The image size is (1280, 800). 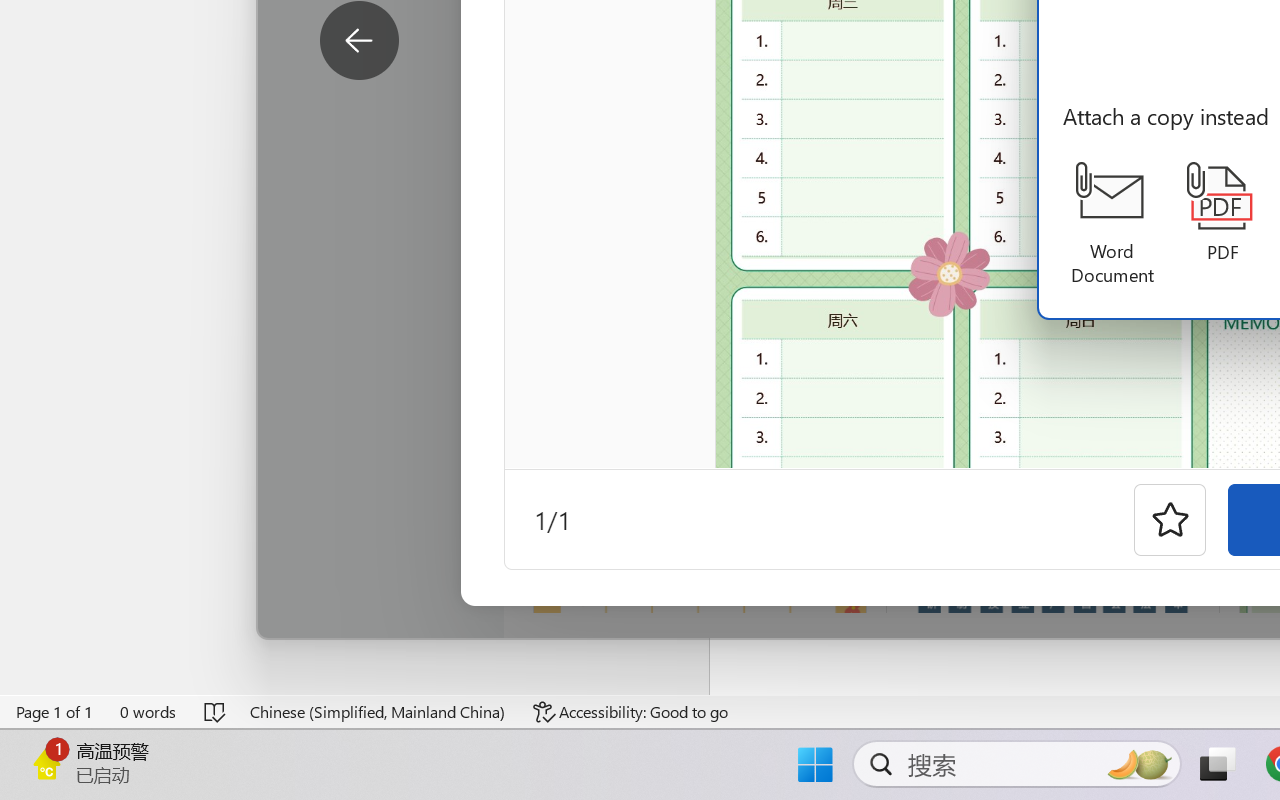 I want to click on 'Word Document', so click(x=1111, y=224).